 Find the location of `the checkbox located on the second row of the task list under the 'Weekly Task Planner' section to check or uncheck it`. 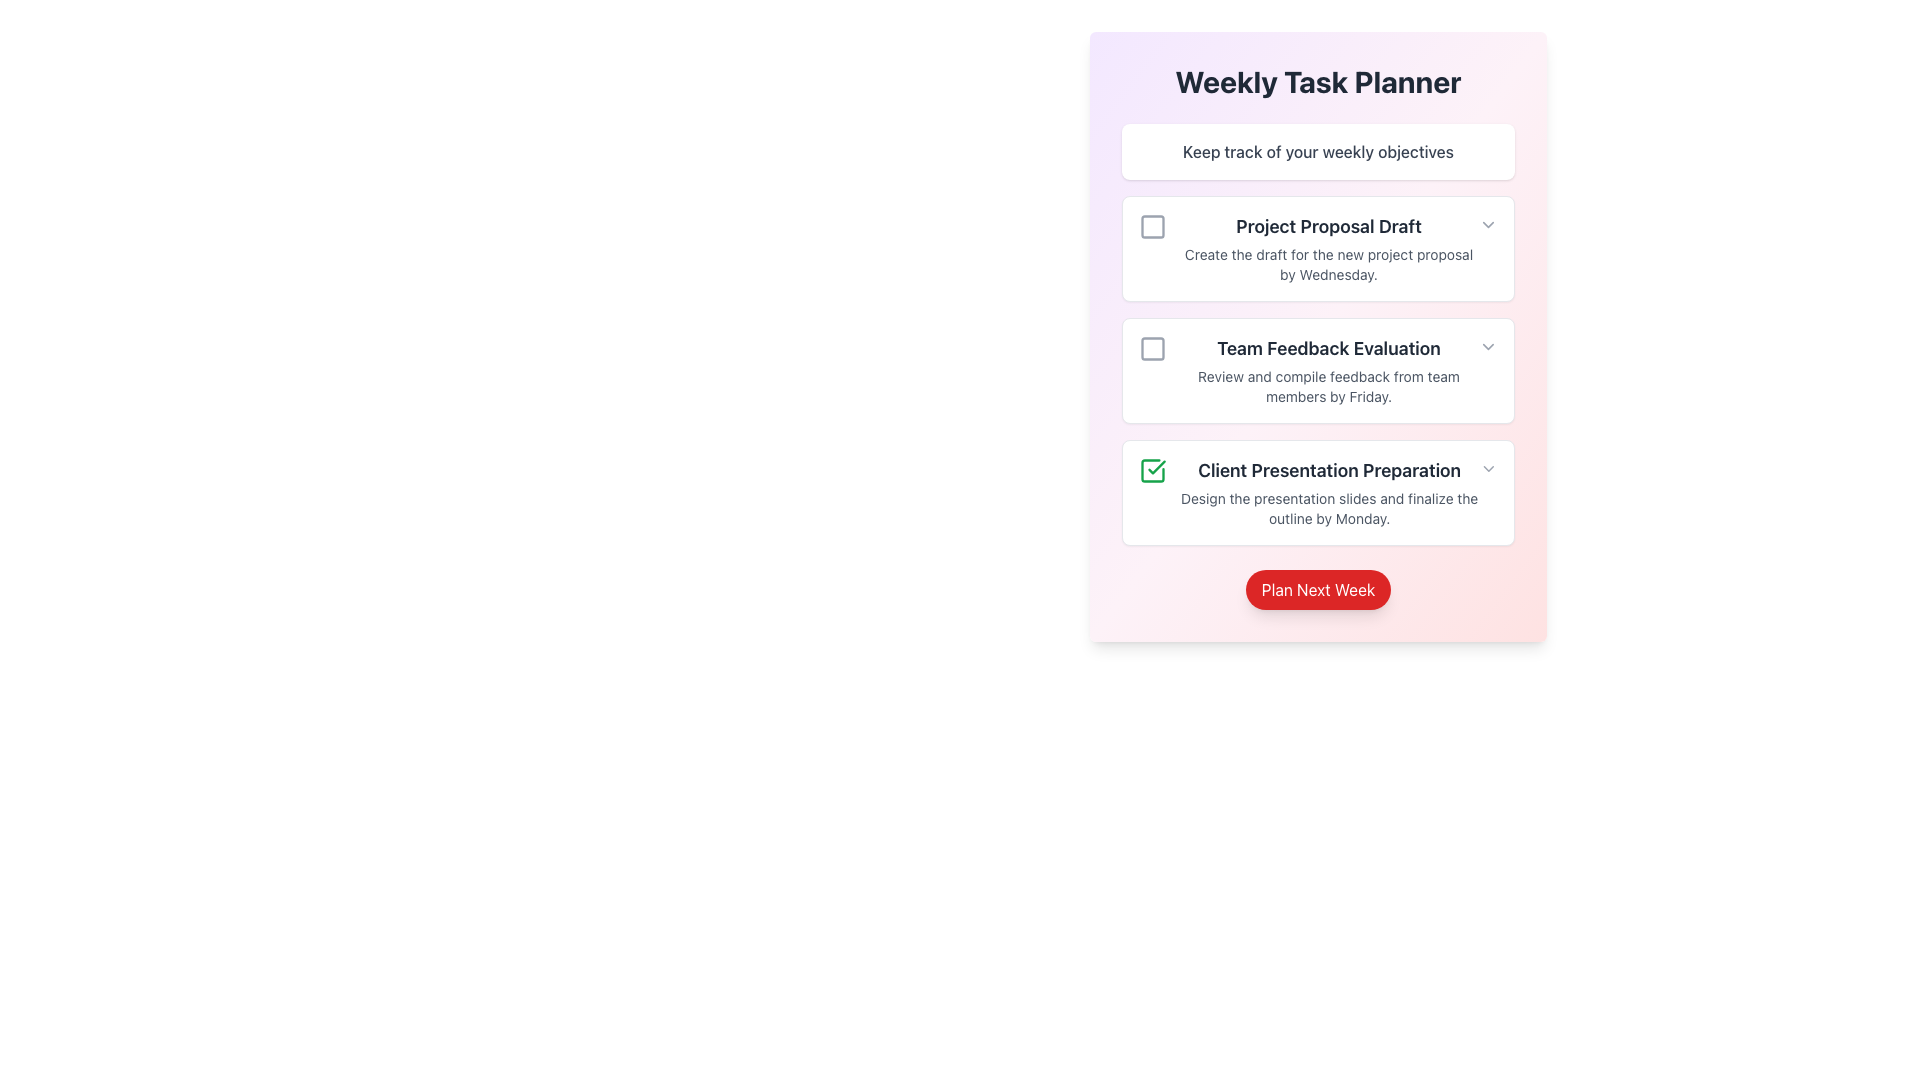

the checkbox located on the second row of the task list under the 'Weekly Task Planner' section to check or uncheck it is located at coordinates (1152, 347).